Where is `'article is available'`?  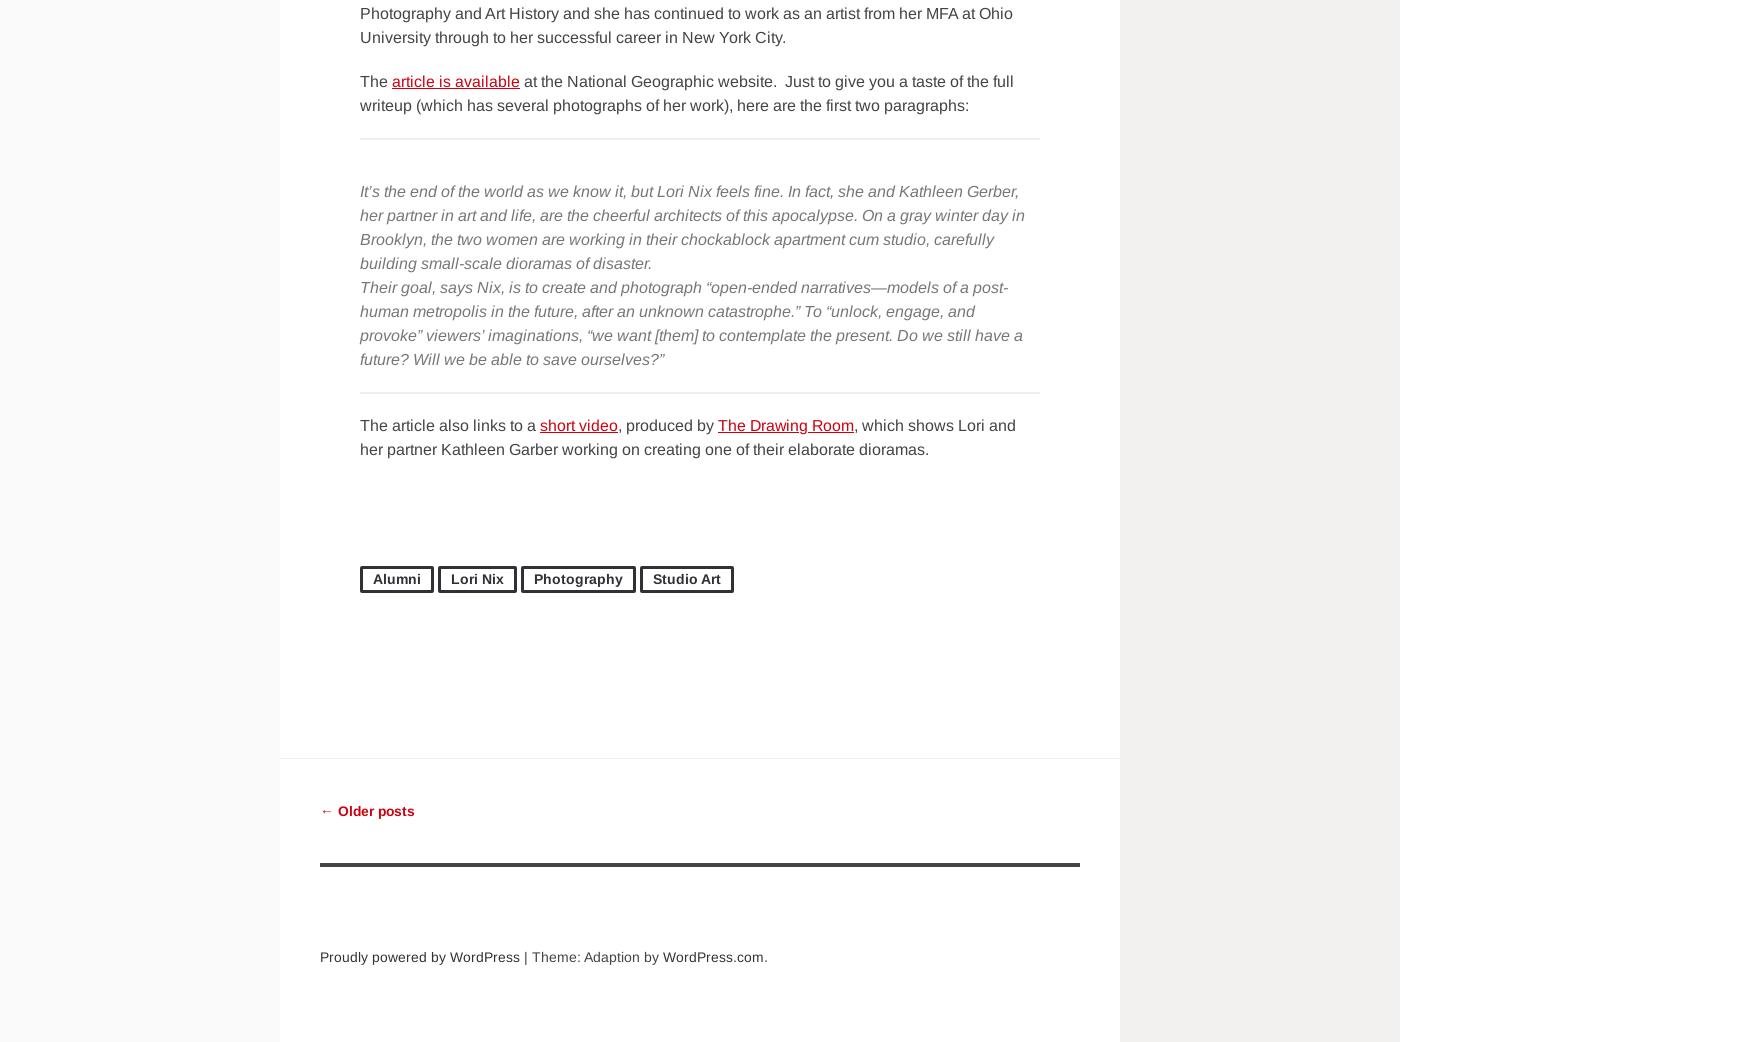 'article is available' is located at coordinates (391, 80).